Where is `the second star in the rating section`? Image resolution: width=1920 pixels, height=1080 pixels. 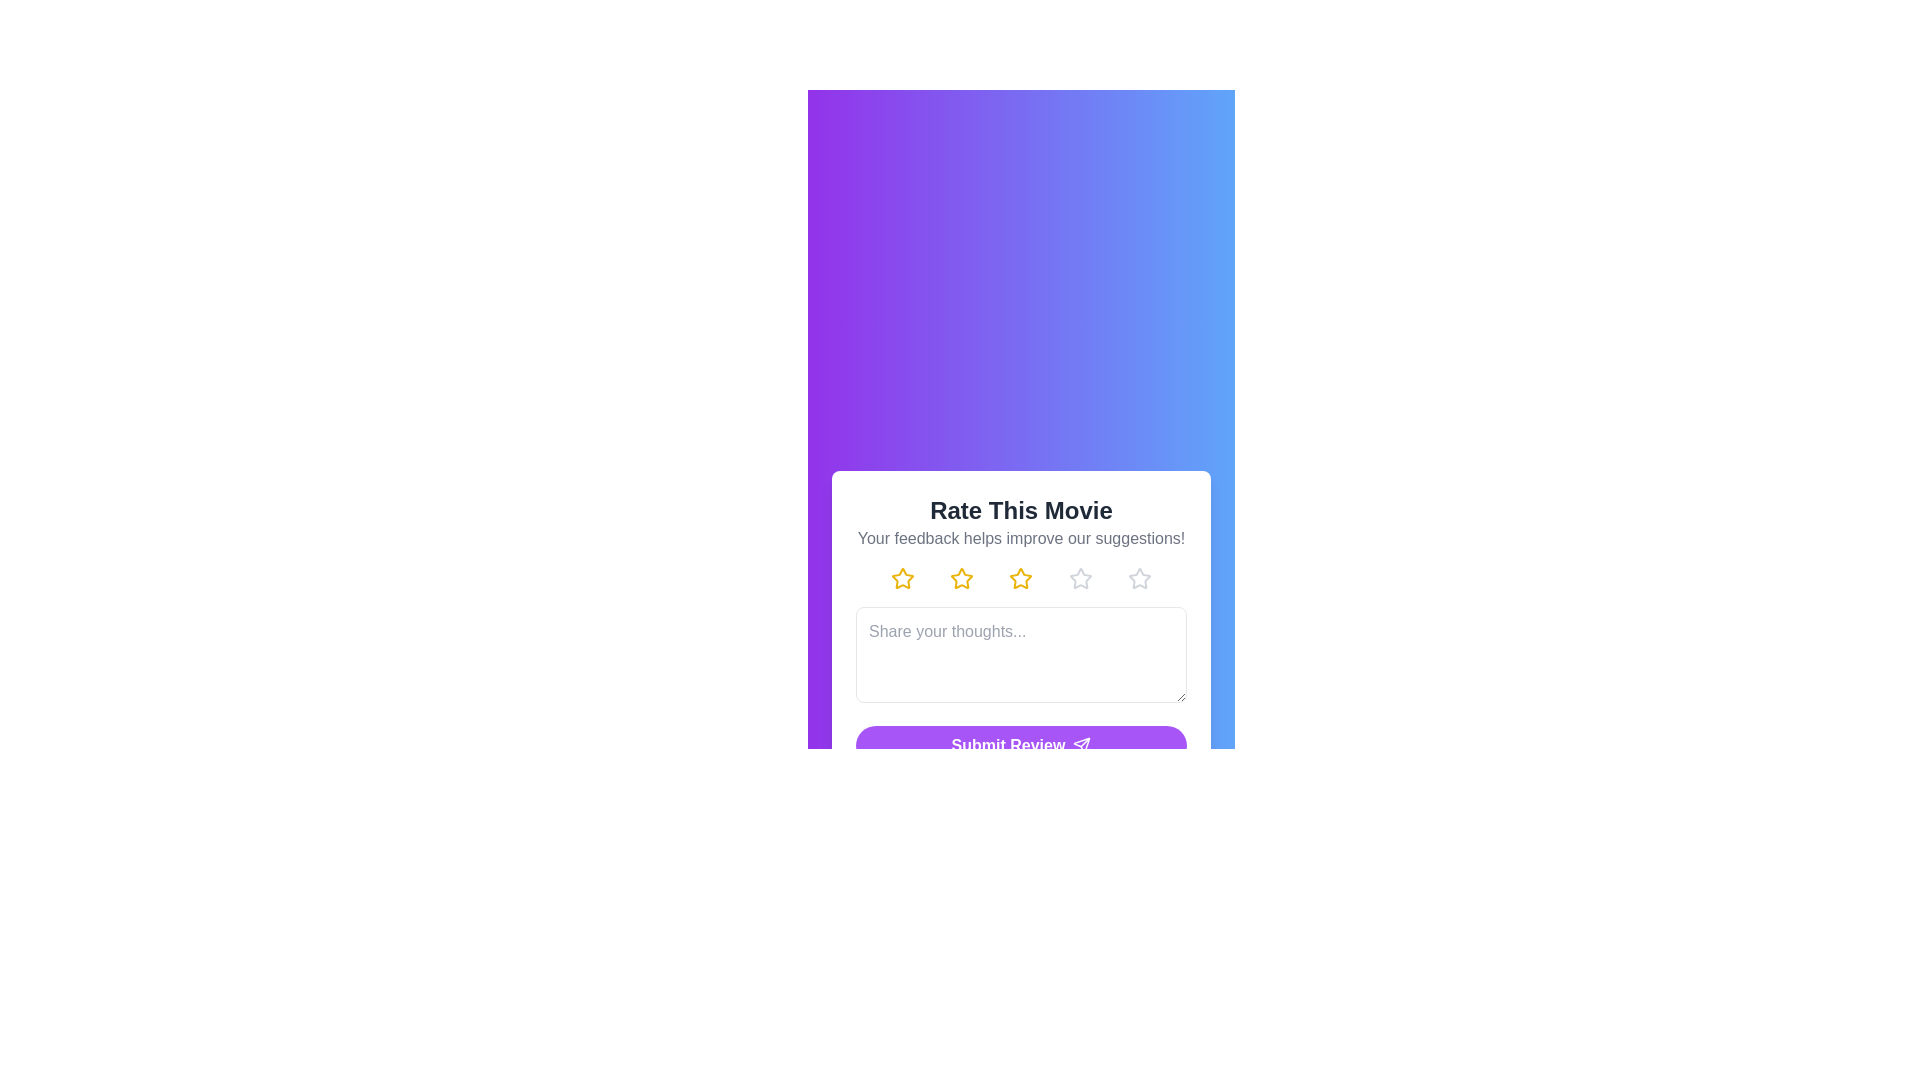
the second star in the rating section is located at coordinates (962, 578).